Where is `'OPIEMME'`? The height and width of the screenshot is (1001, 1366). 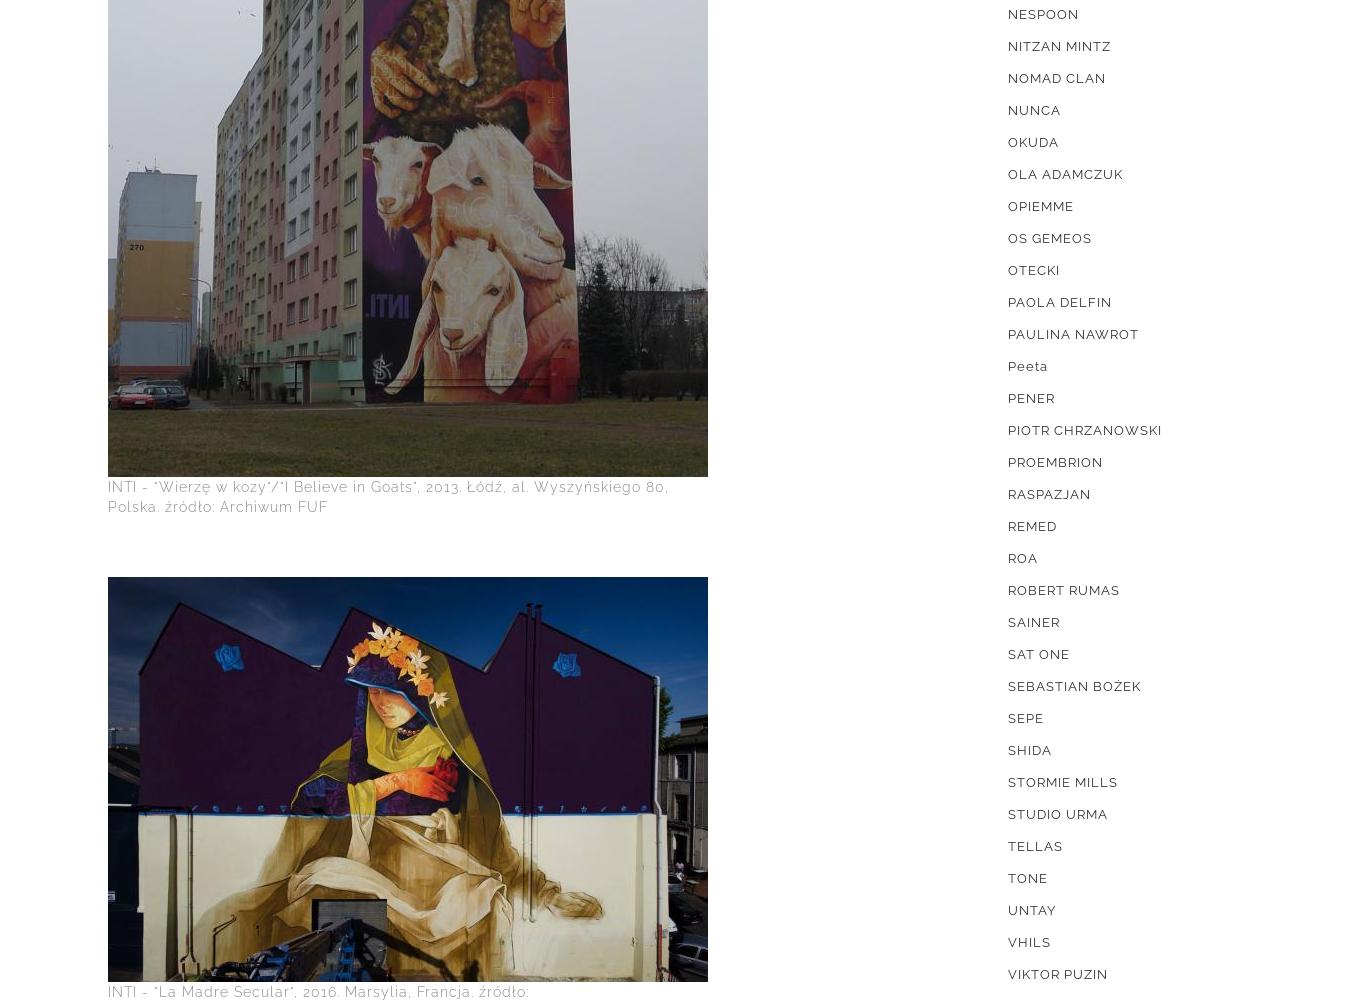
'OPIEMME' is located at coordinates (1040, 206).